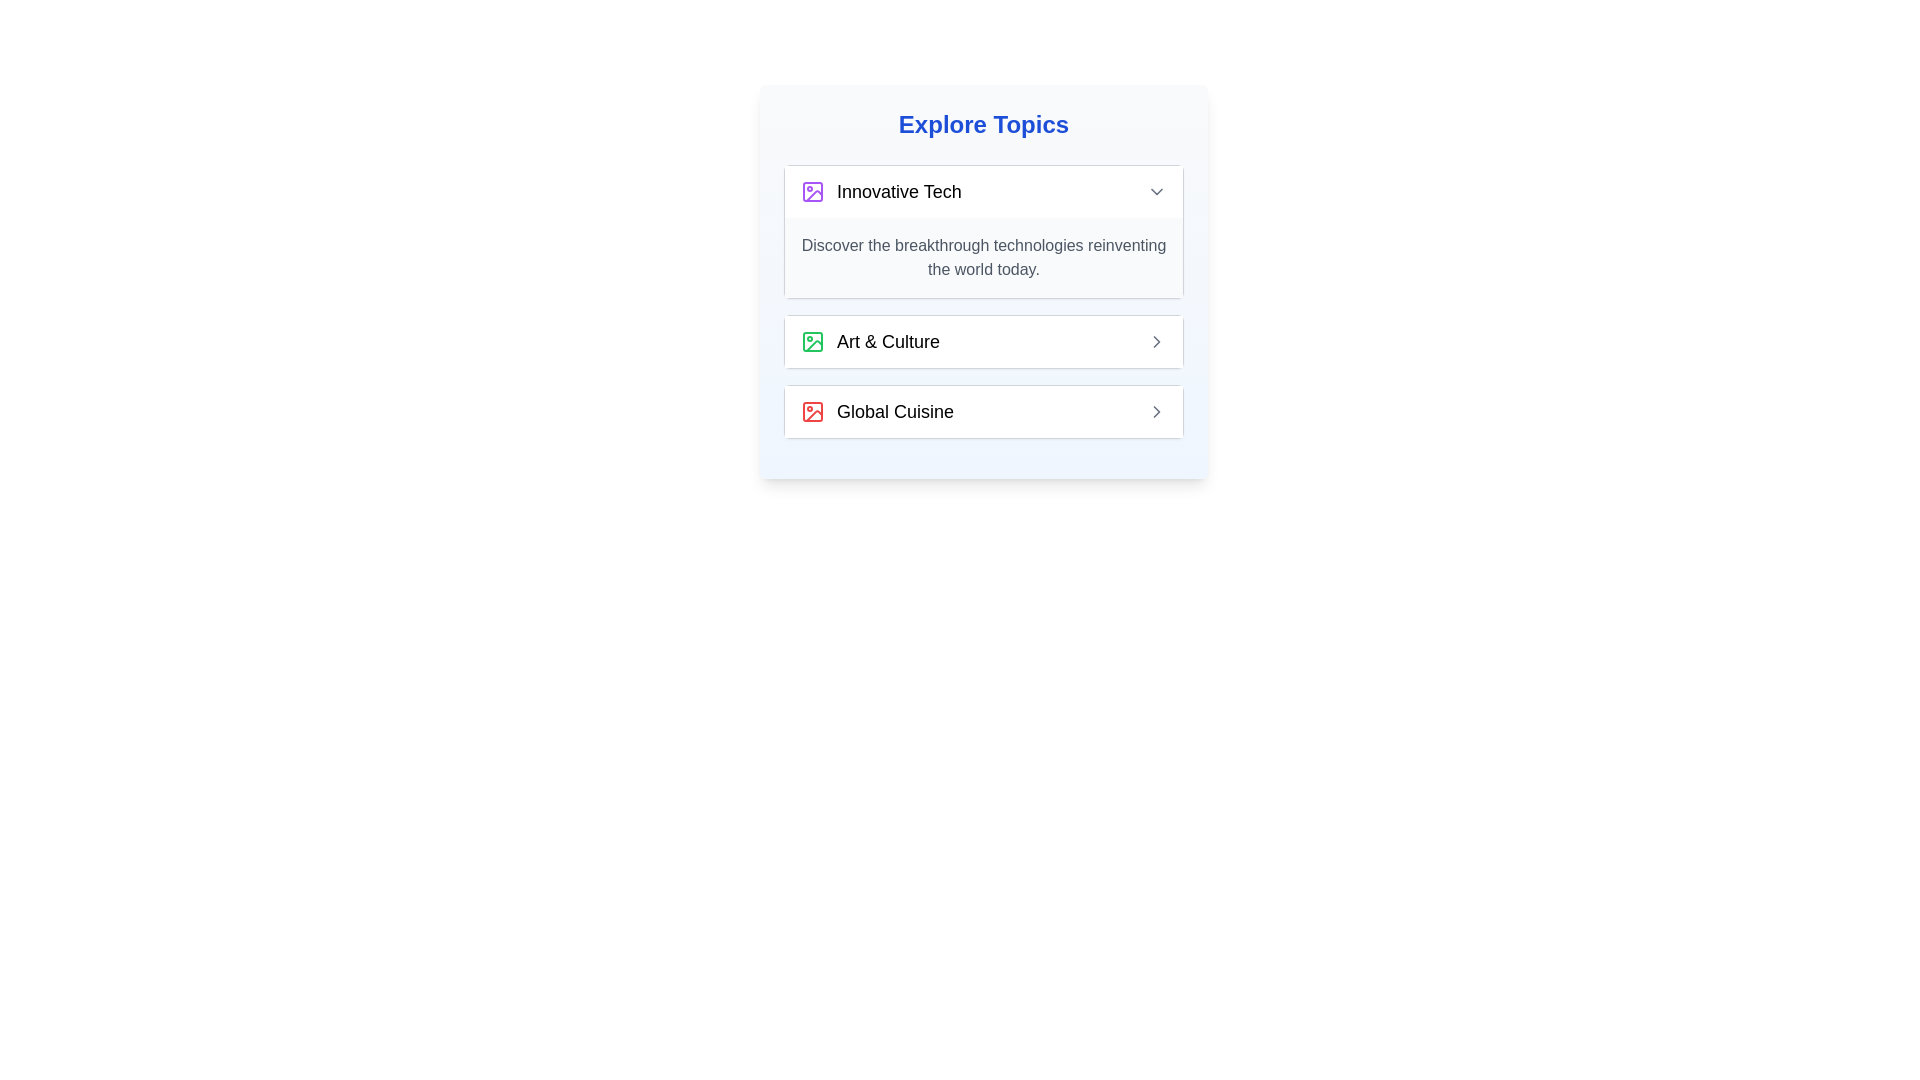  I want to click on the navigation icon located on the far right end of the 'Global Cuisine' panel, so click(1156, 411).